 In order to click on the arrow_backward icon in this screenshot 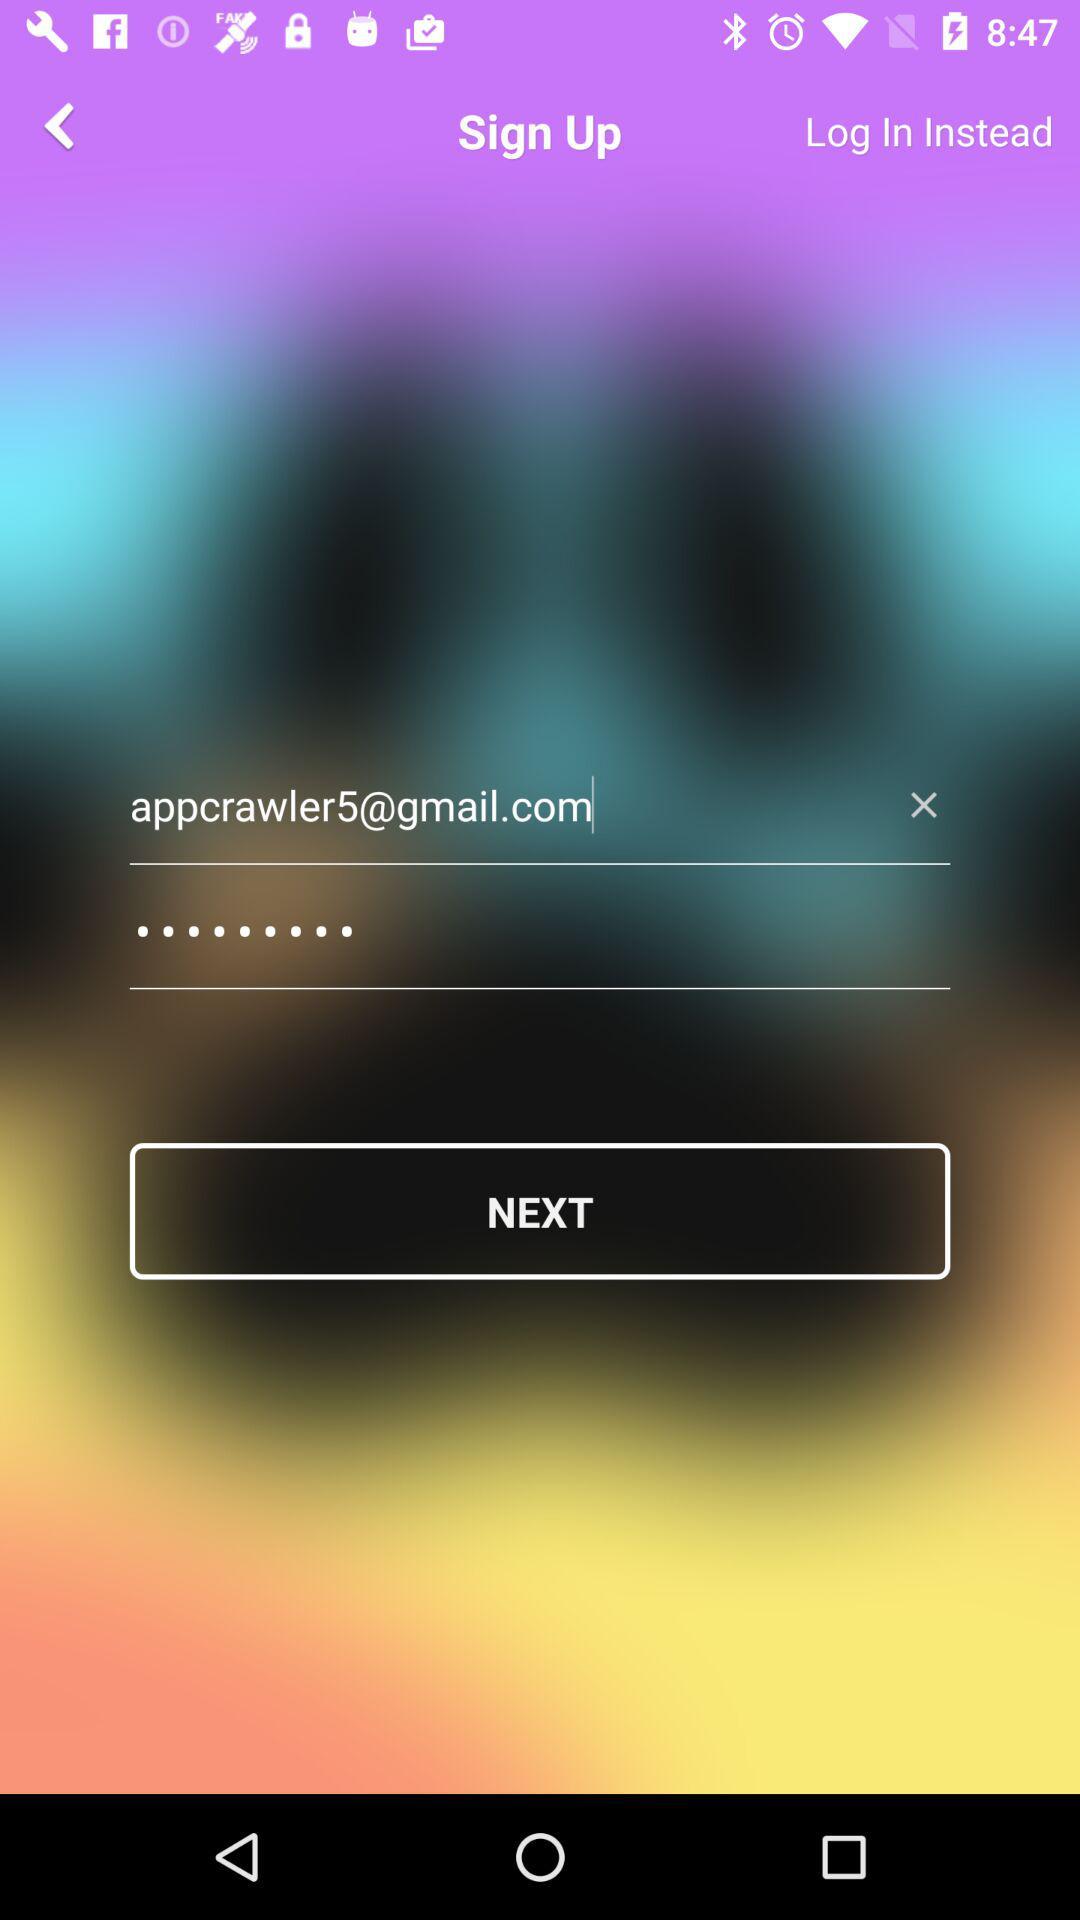, I will do `click(61, 124)`.